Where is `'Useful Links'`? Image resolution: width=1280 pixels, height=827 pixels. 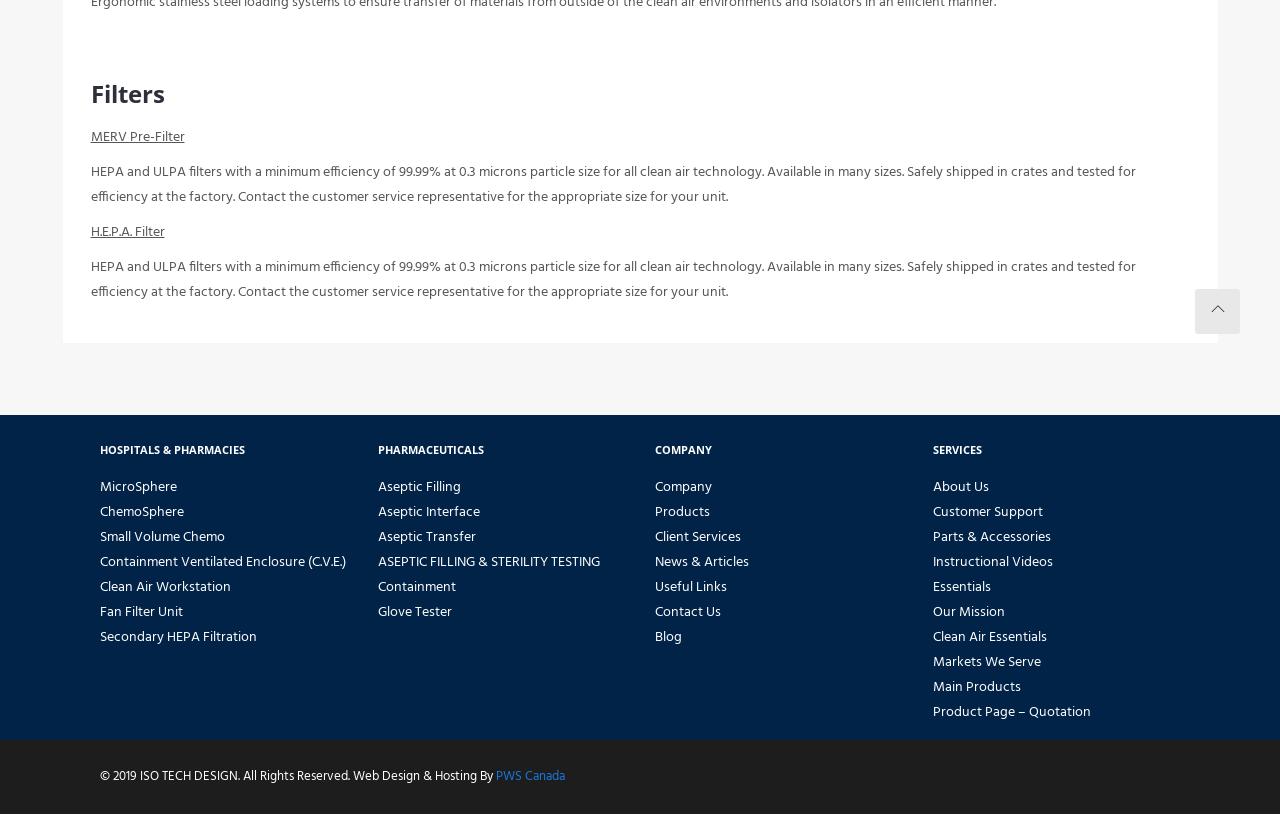
'Useful Links' is located at coordinates (690, 601).